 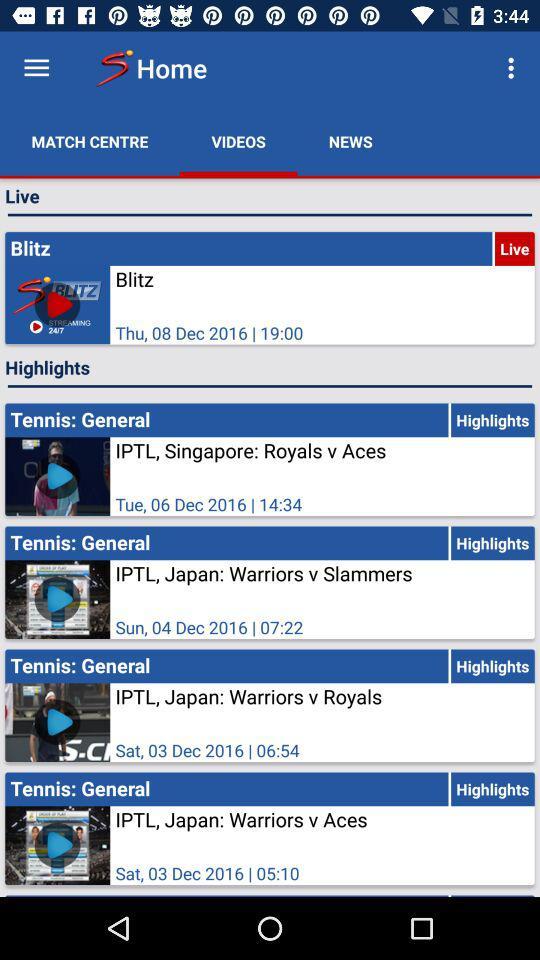 What do you see at coordinates (513, 68) in the screenshot?
I see `the item next to the news icon` at bounding box center [513, 68].